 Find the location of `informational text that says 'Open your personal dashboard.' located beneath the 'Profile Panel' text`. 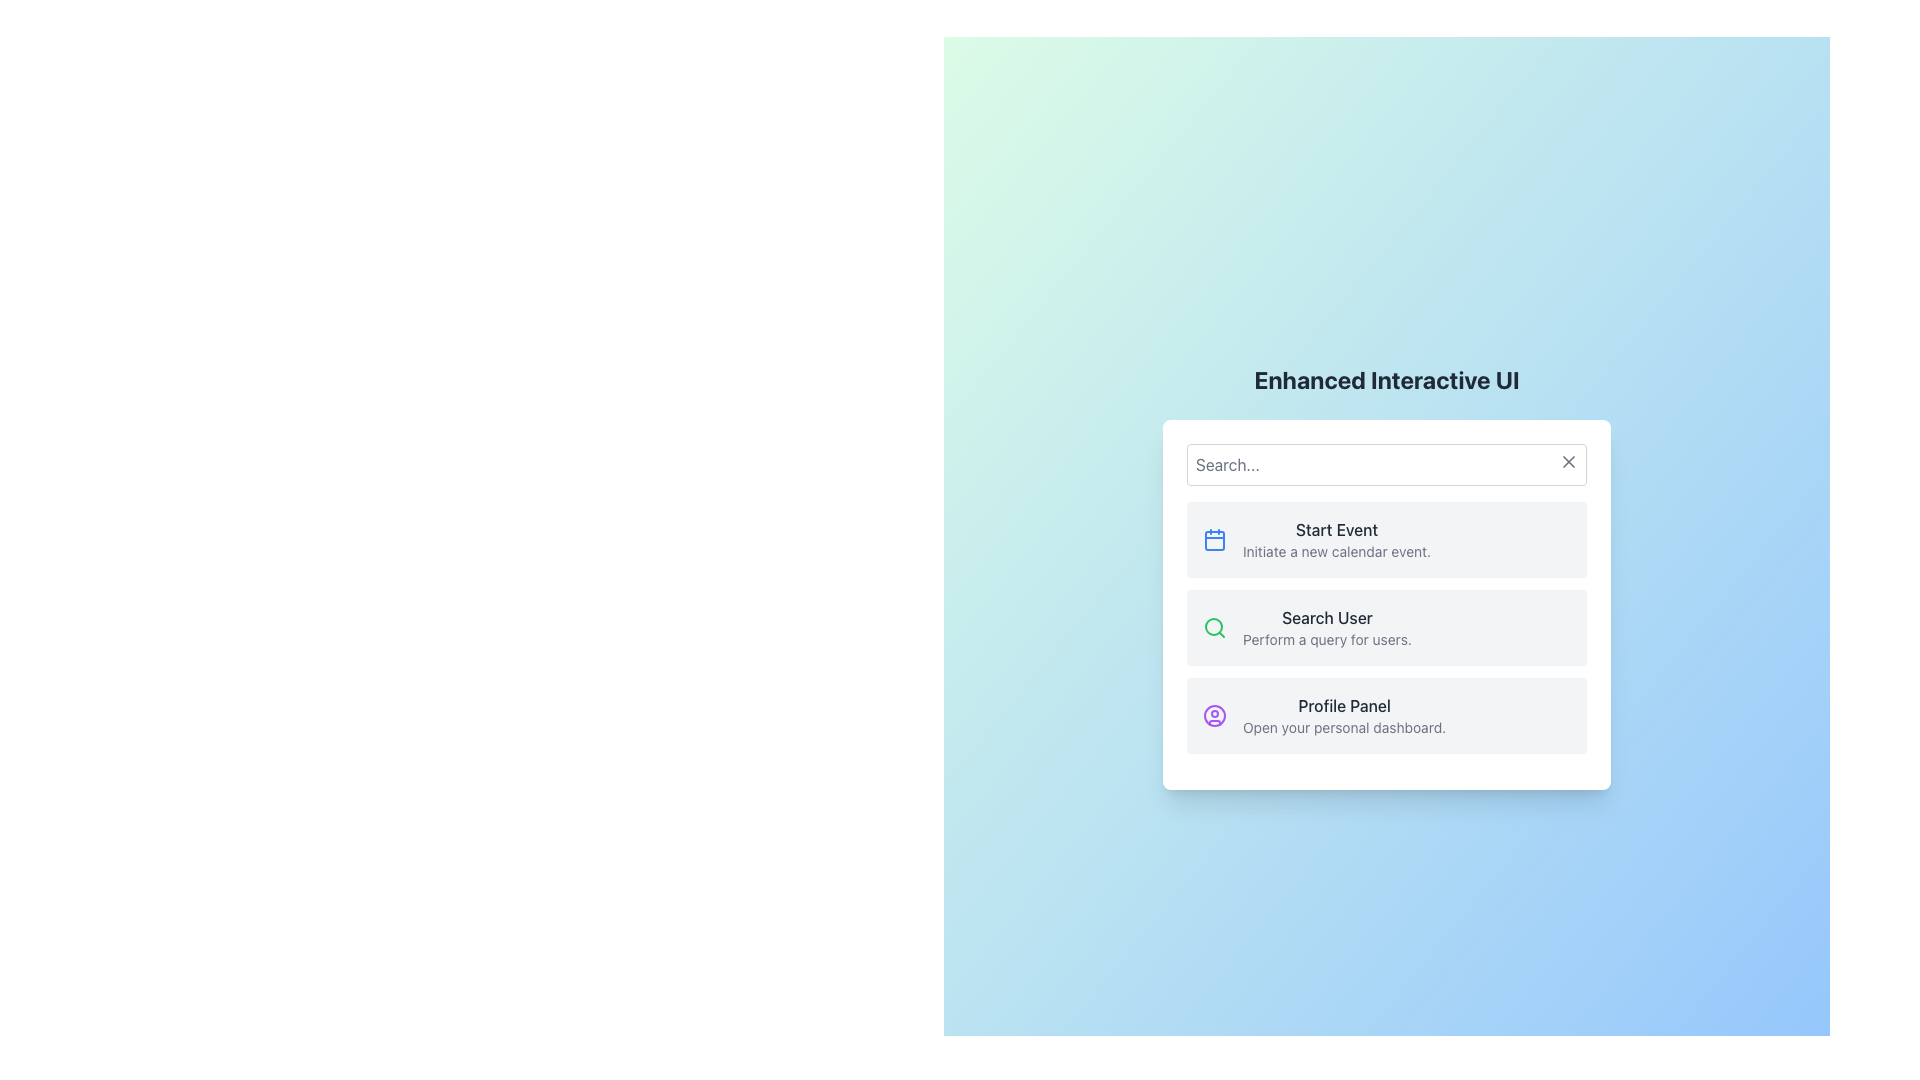

informational text that says 'Open your personal dashboard.' located beneath the 'Profile Panel' text is located at coordinates (1344, 728).